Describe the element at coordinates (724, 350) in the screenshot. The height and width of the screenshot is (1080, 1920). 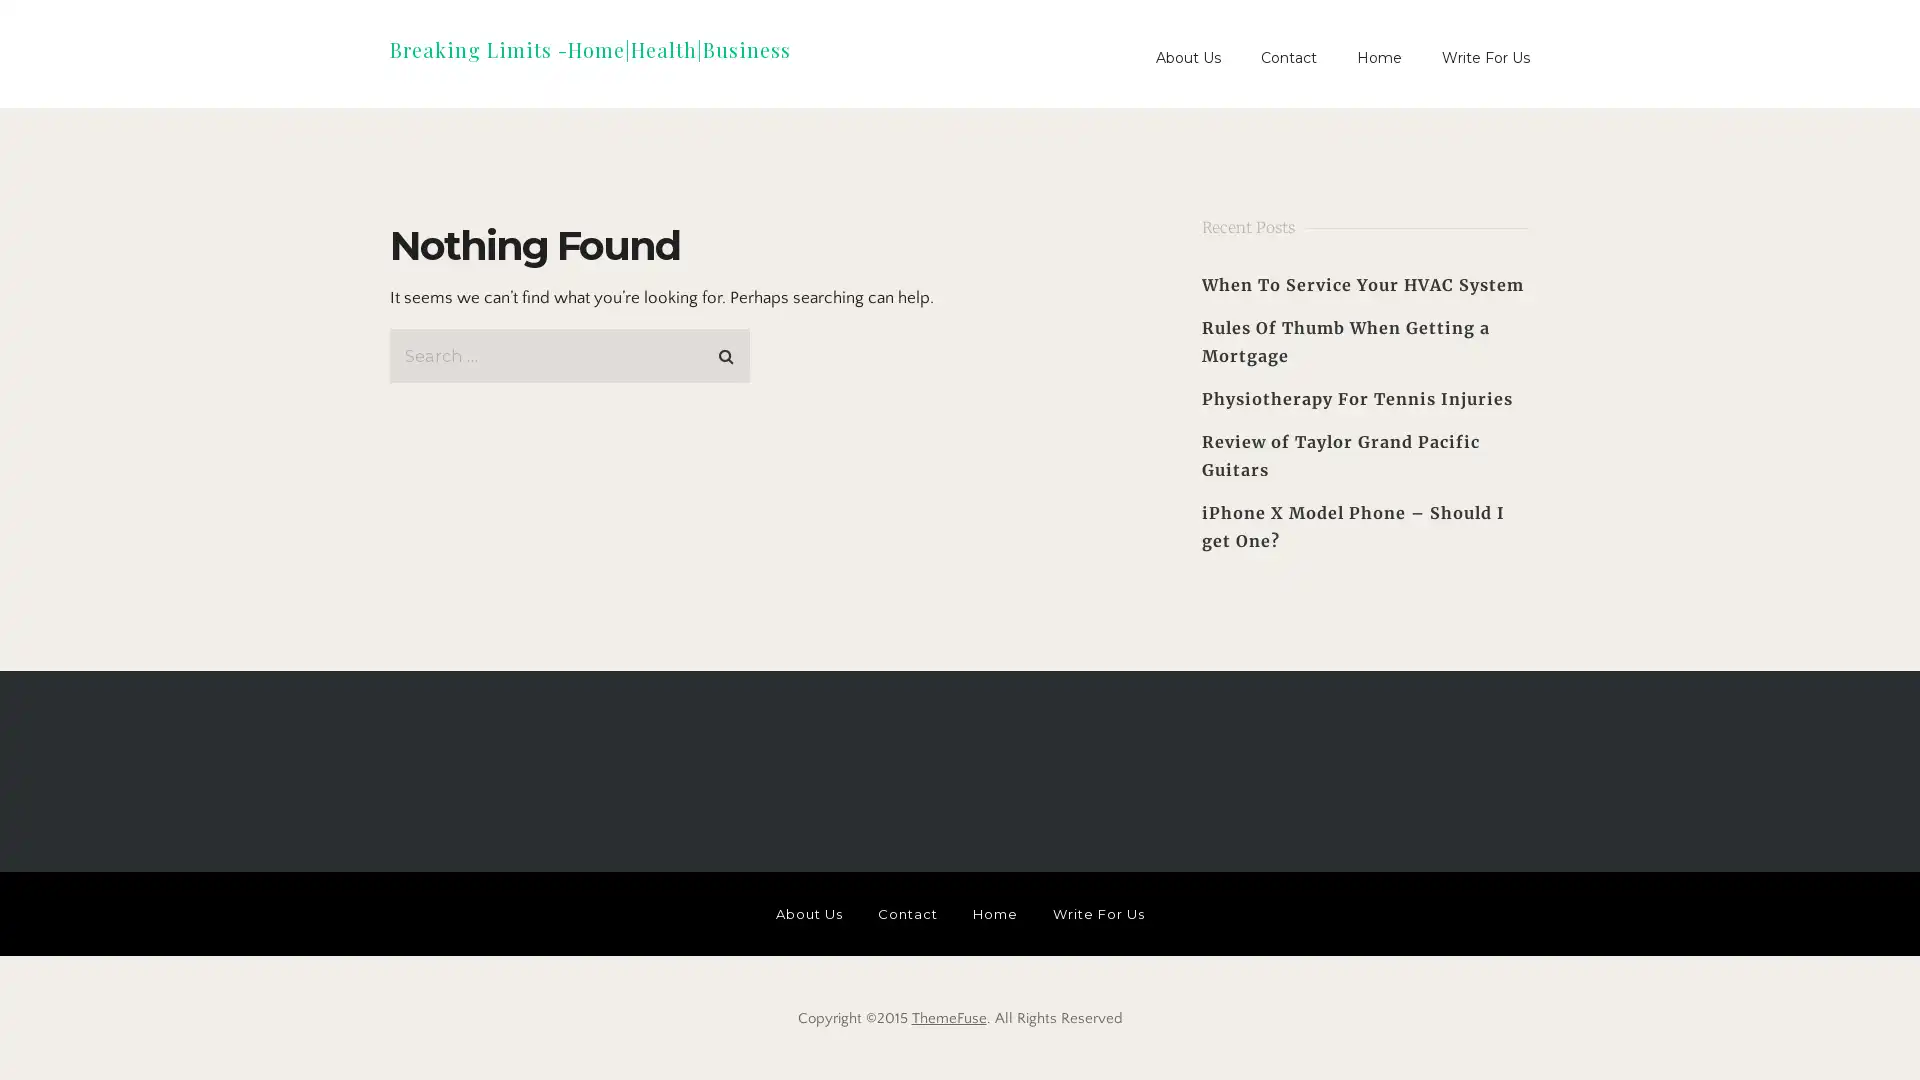
I see `Search` at that location.